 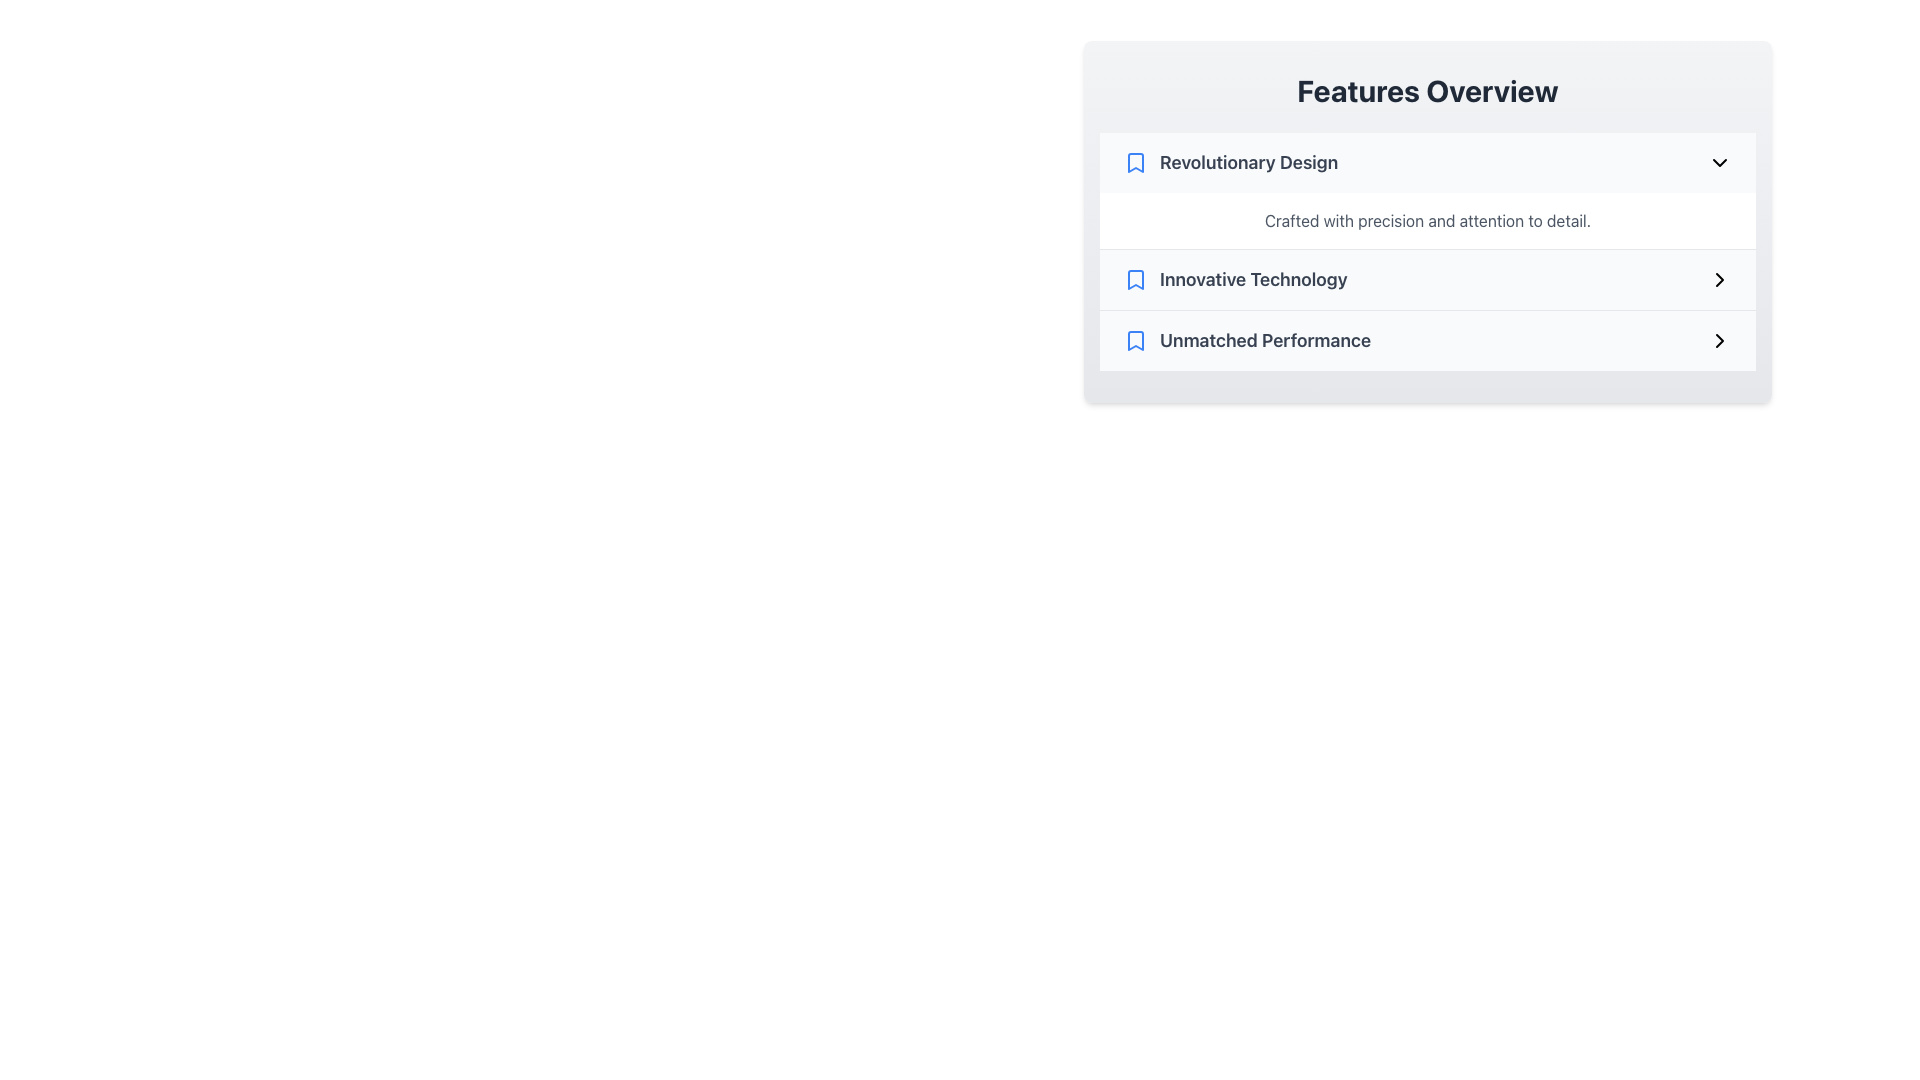 I want to click on the chevron icon that indicates expandable or collapsible content for 'Revolutionary Design', so click(x=1718, y=161).